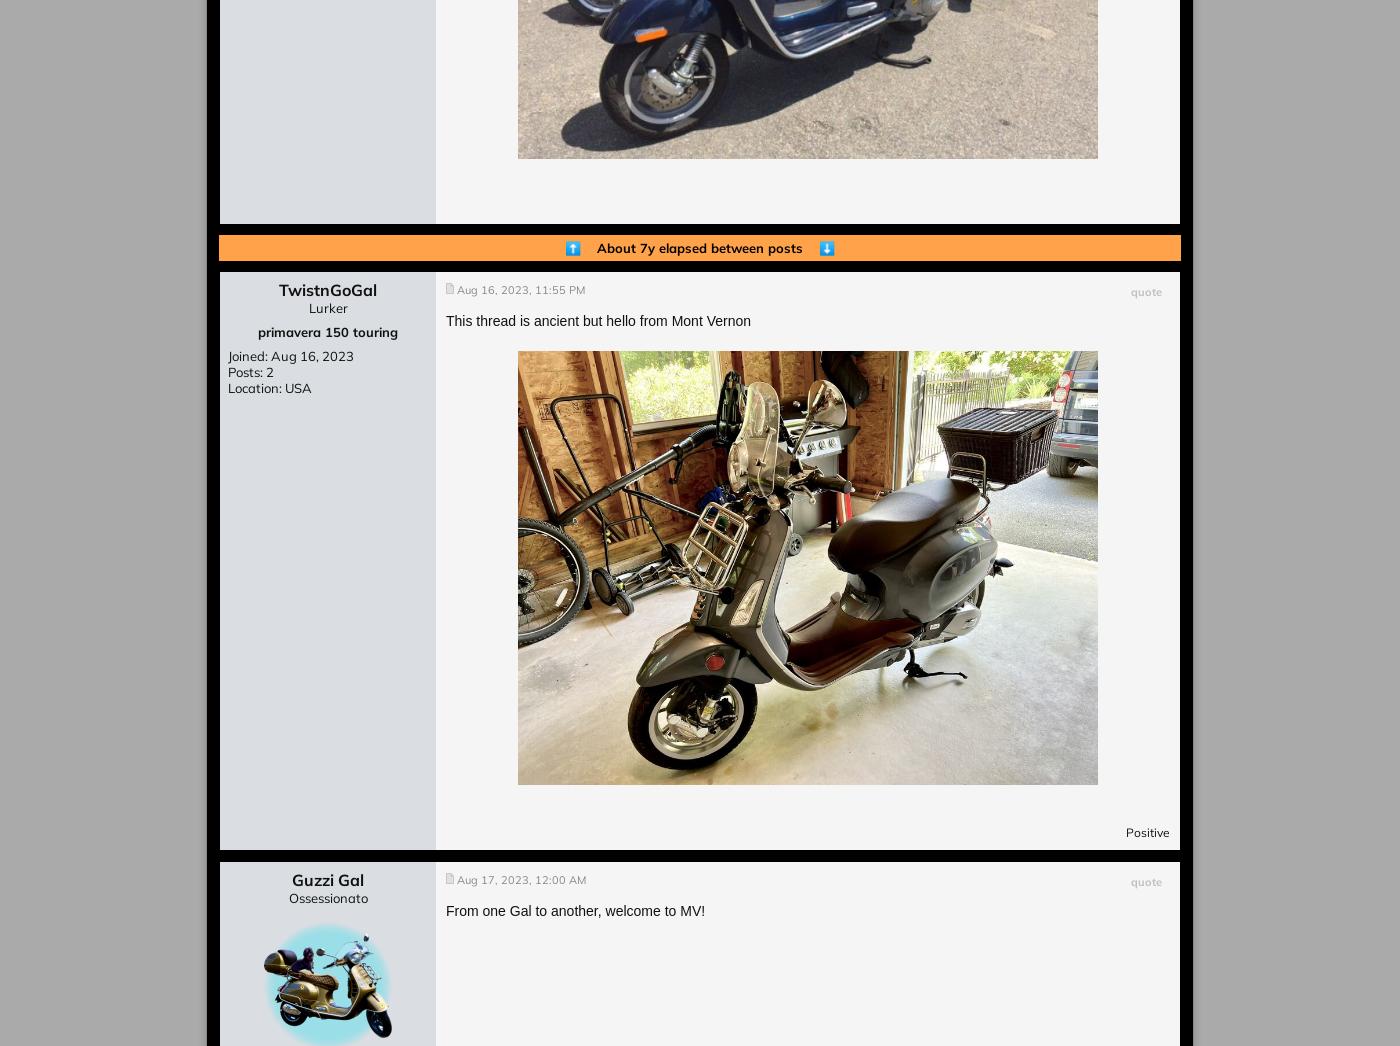  I want to click on 'TwistnGoGal', so click(328, 289).